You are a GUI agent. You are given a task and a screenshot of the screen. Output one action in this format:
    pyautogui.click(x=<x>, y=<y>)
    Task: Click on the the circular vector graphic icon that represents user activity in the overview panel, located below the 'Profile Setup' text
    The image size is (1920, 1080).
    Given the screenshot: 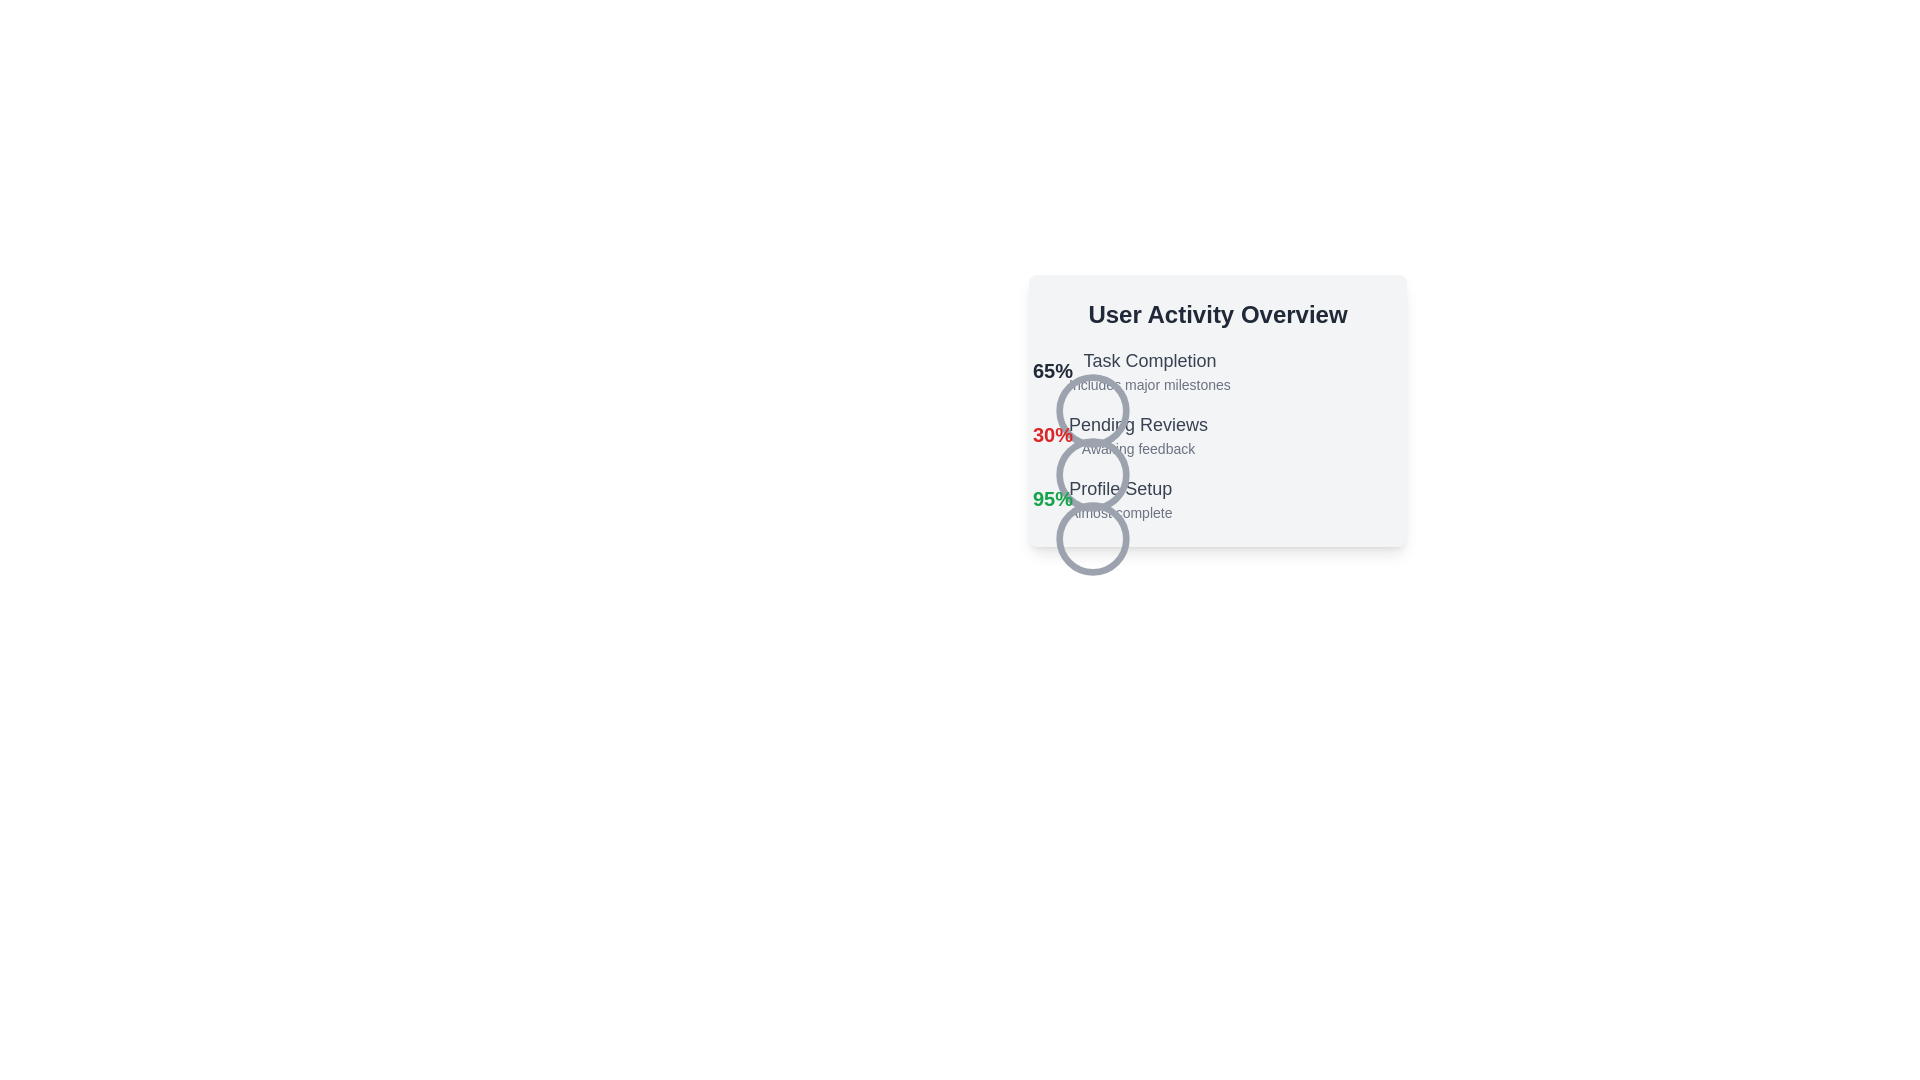 What is the action you would take?
    pyautogui.click(x=1092, y=474)
    